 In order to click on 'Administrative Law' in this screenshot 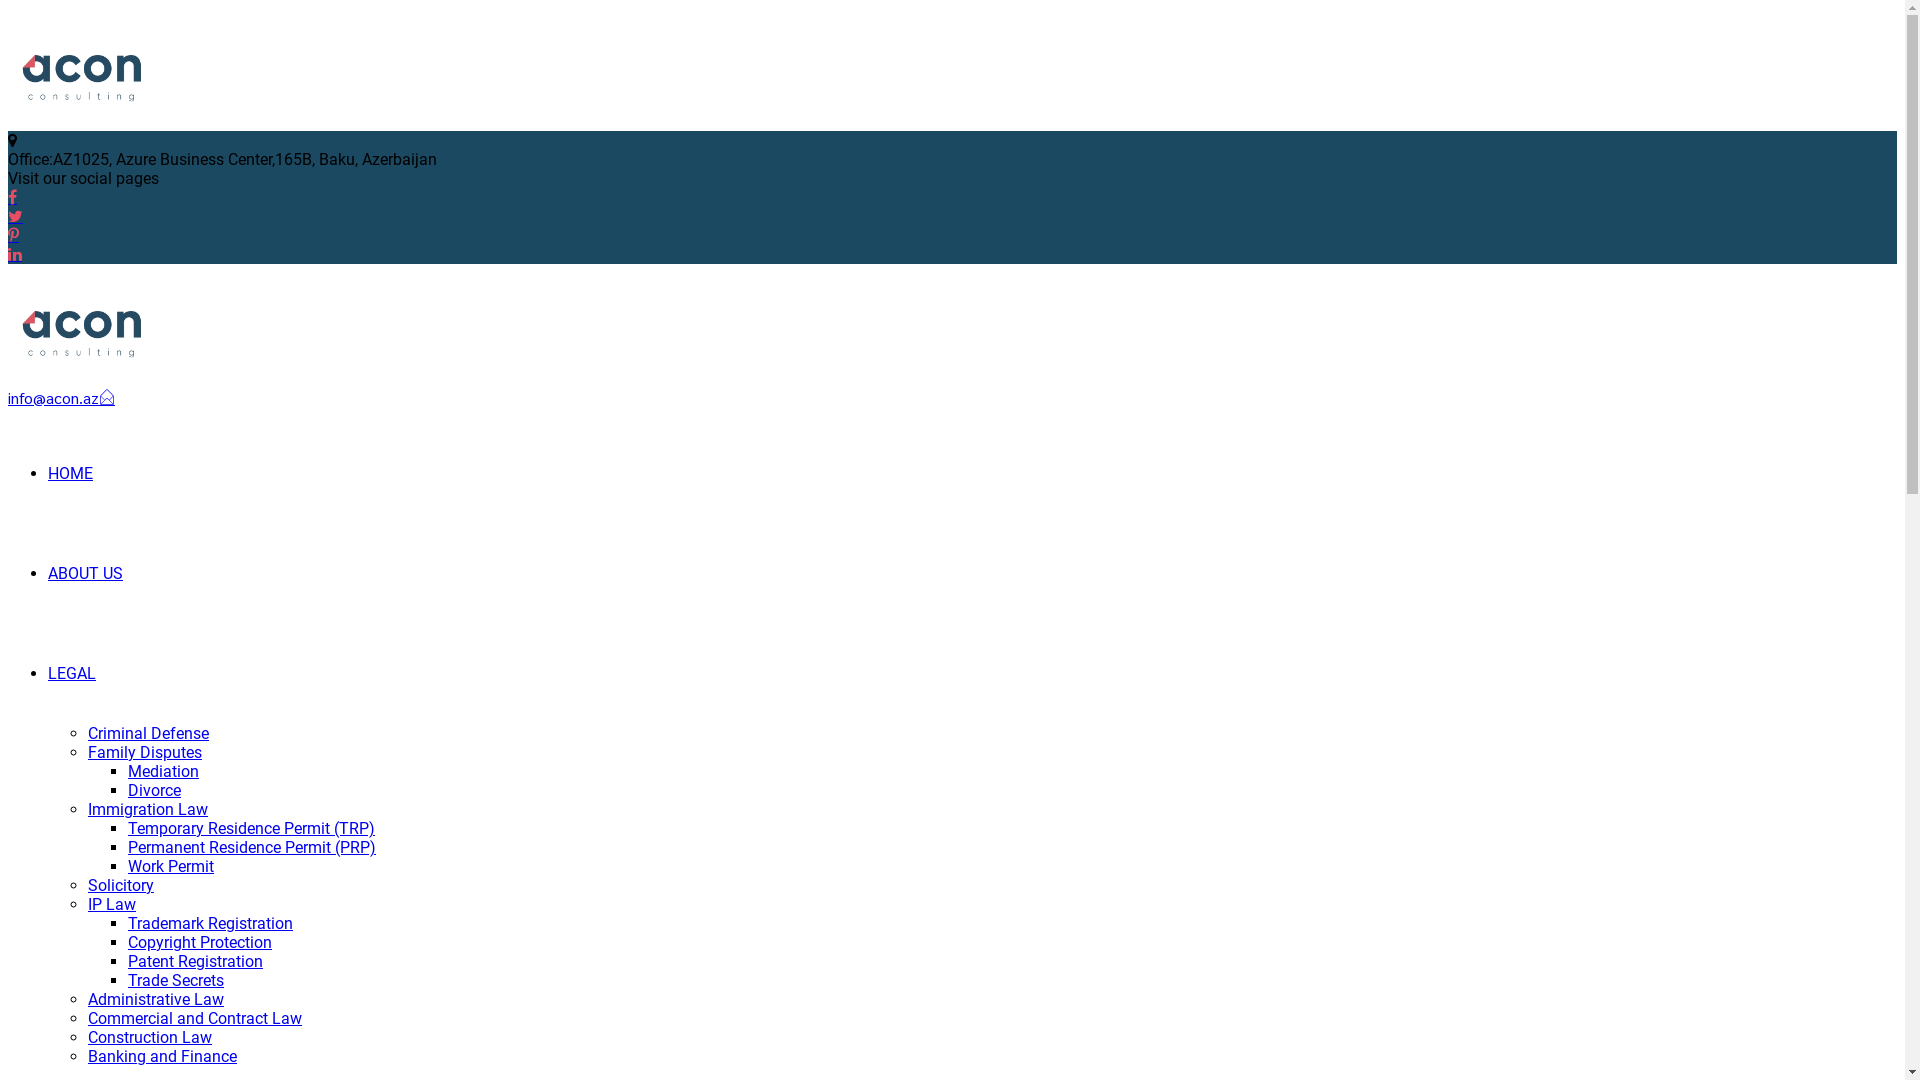, I will do `click(86, 999)`.